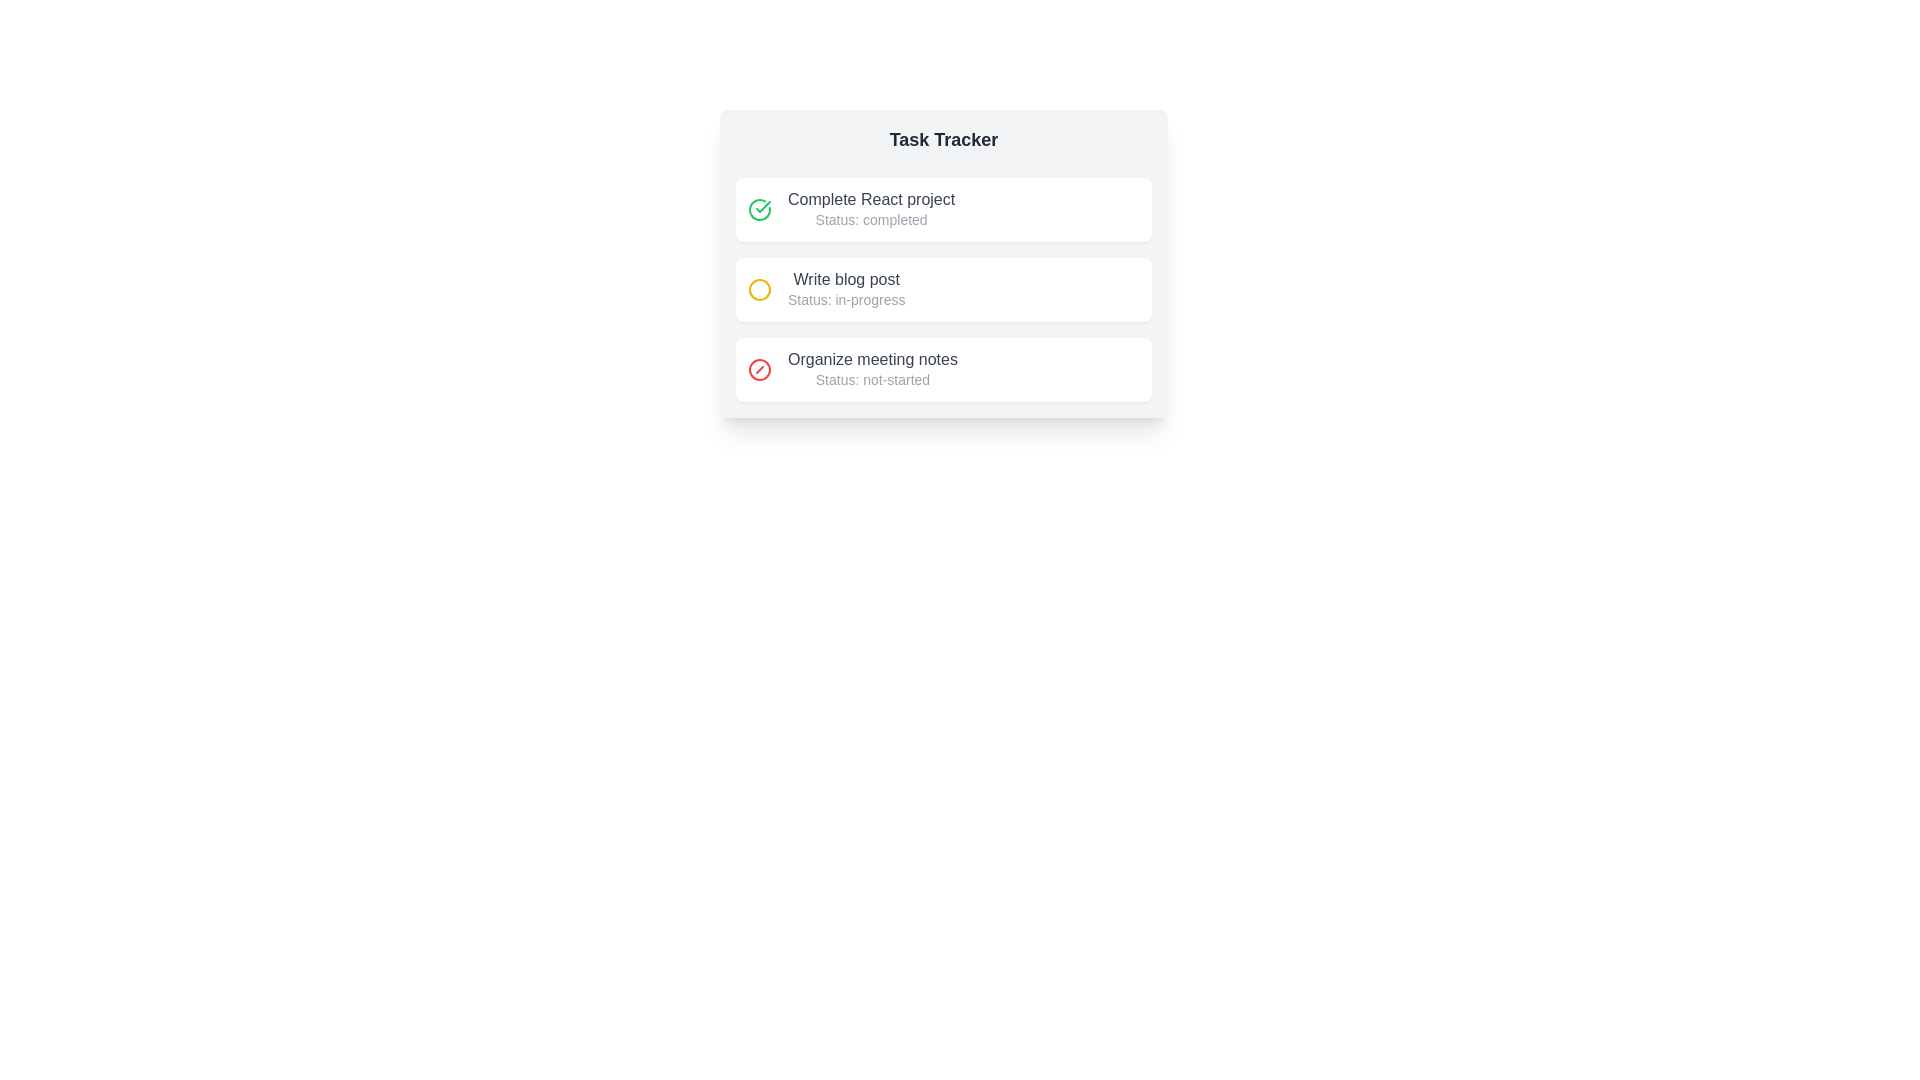  What do you see at coordinates (873, 358) in the screenshot?
I see `the Text Label that describes the task titled 'Organize meeting notes' in the task tracker application` at bounding box center [873, 358].